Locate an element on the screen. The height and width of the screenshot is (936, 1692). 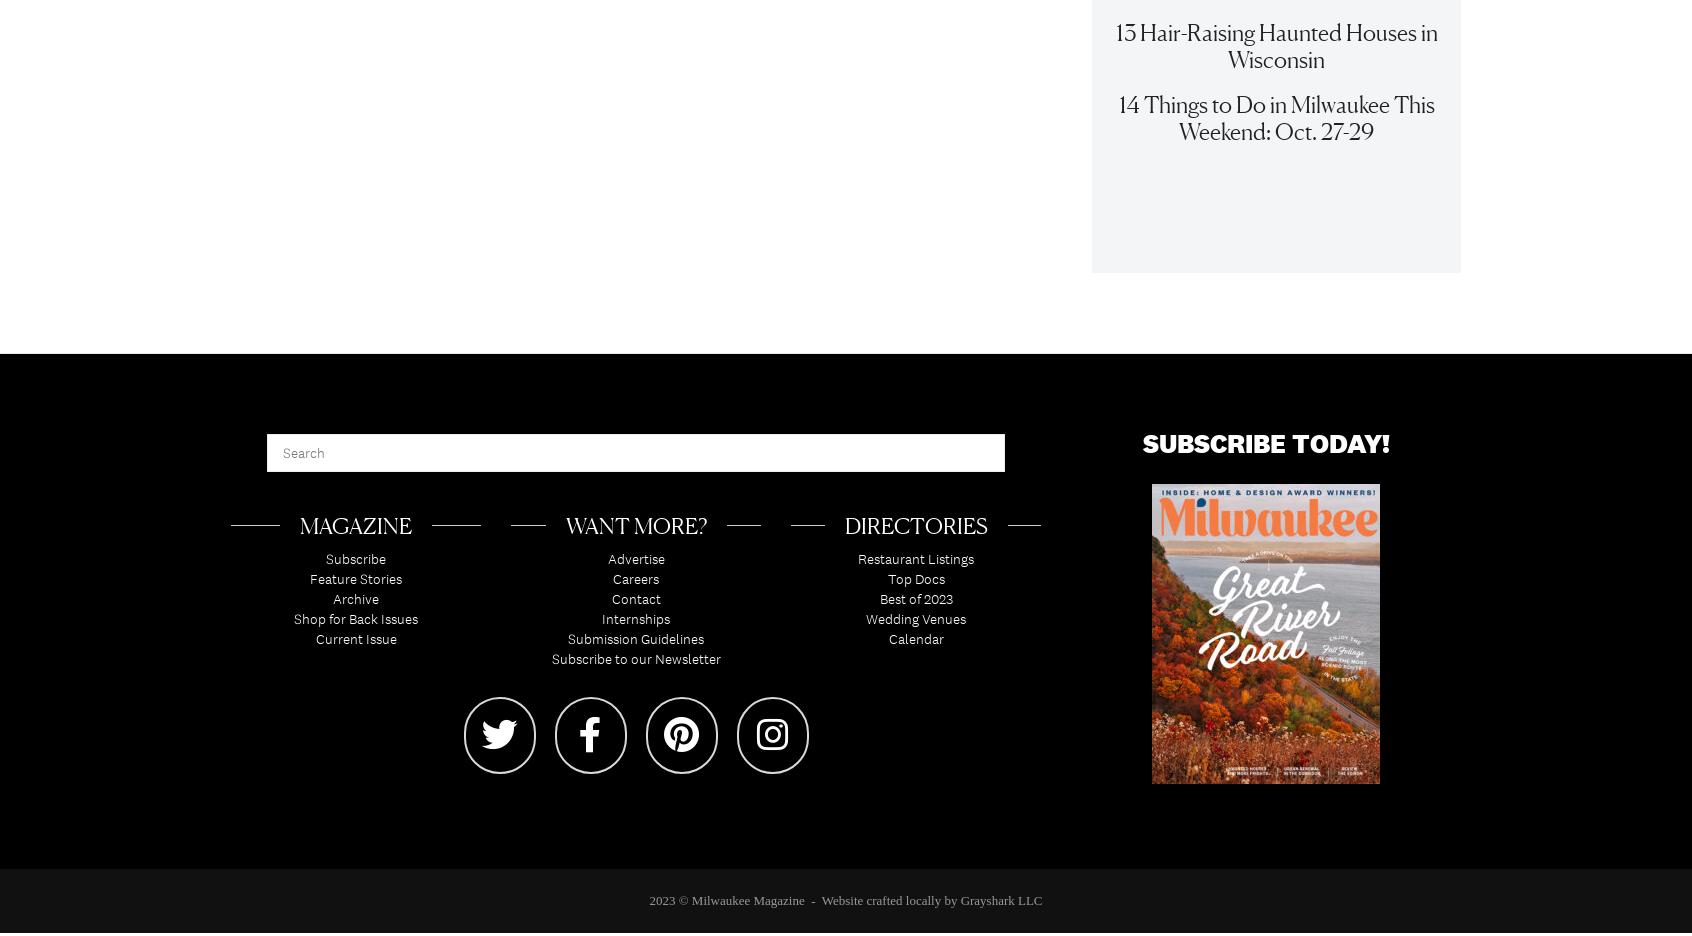
'13 Hair-Raising Haunted Houses in Wisconsin' is located at coordinates (1274, 55).